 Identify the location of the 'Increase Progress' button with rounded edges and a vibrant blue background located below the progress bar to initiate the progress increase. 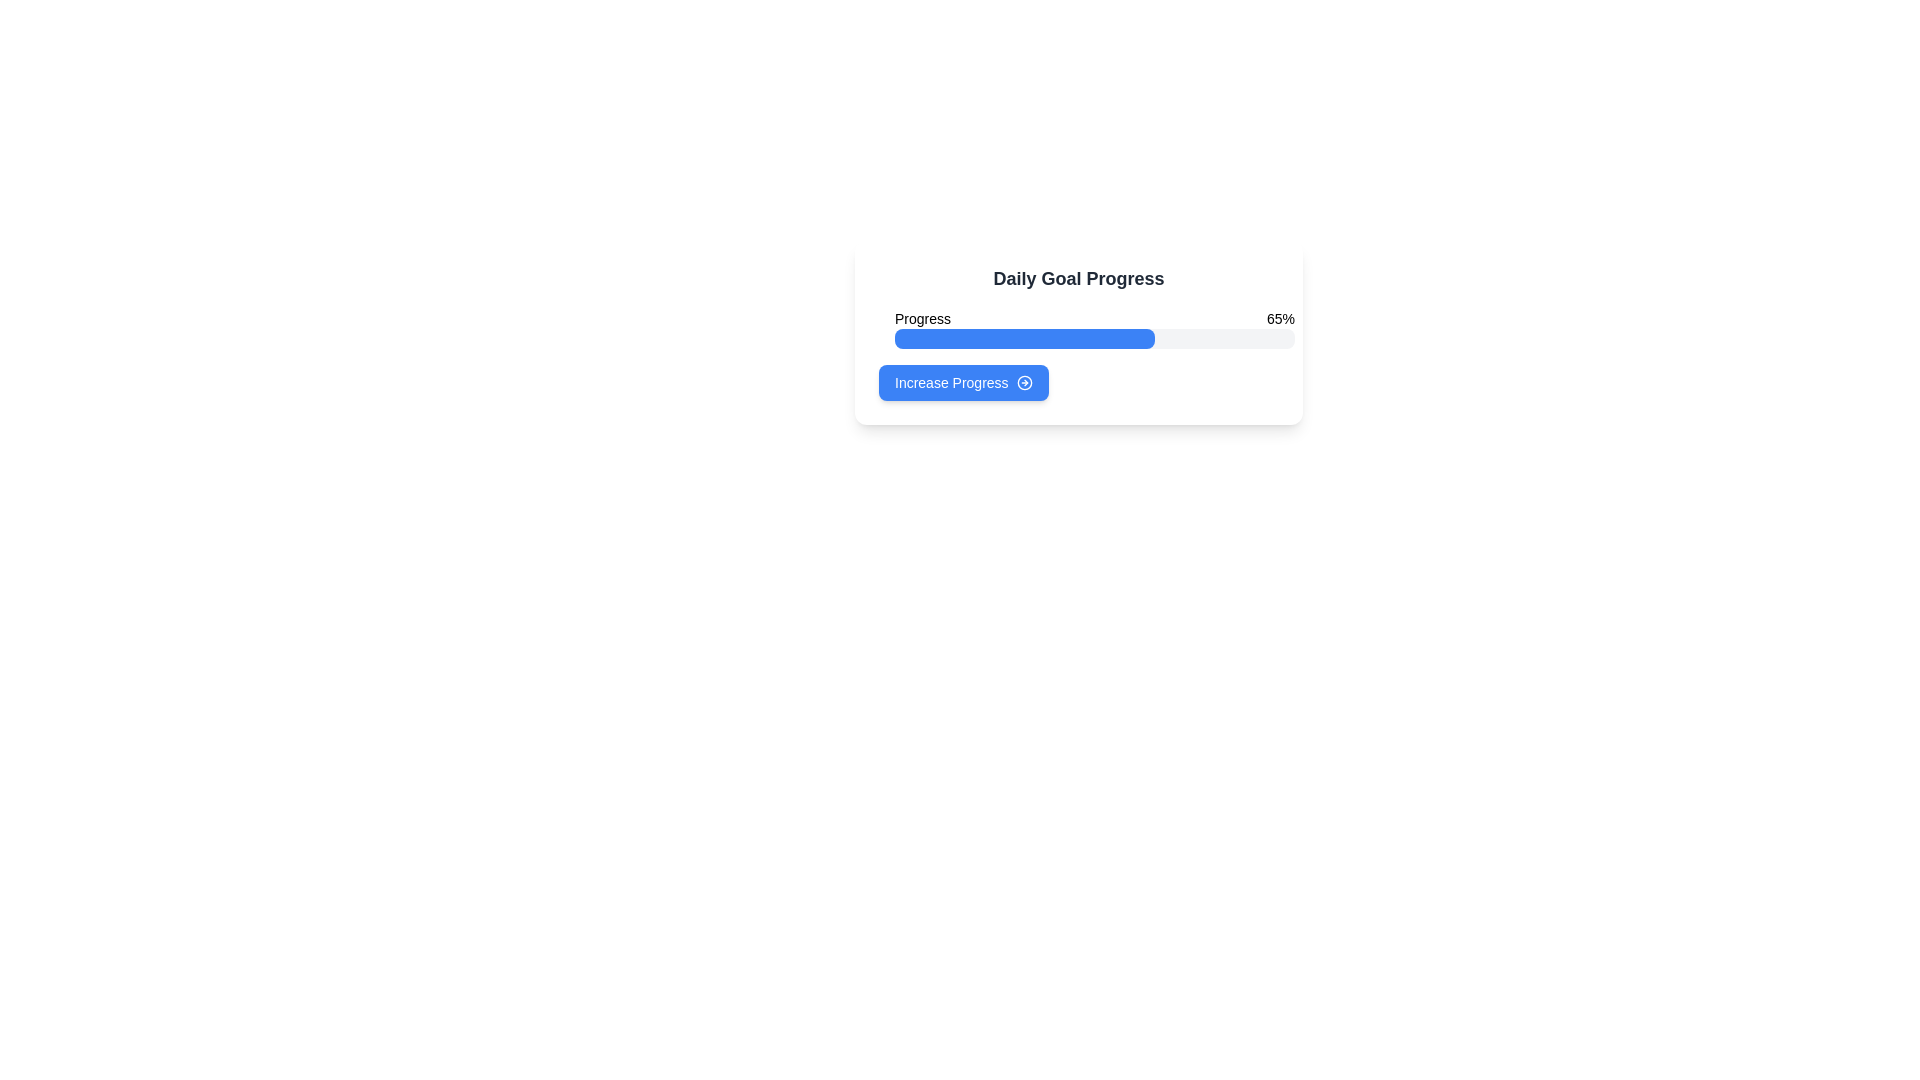
(963, 382).